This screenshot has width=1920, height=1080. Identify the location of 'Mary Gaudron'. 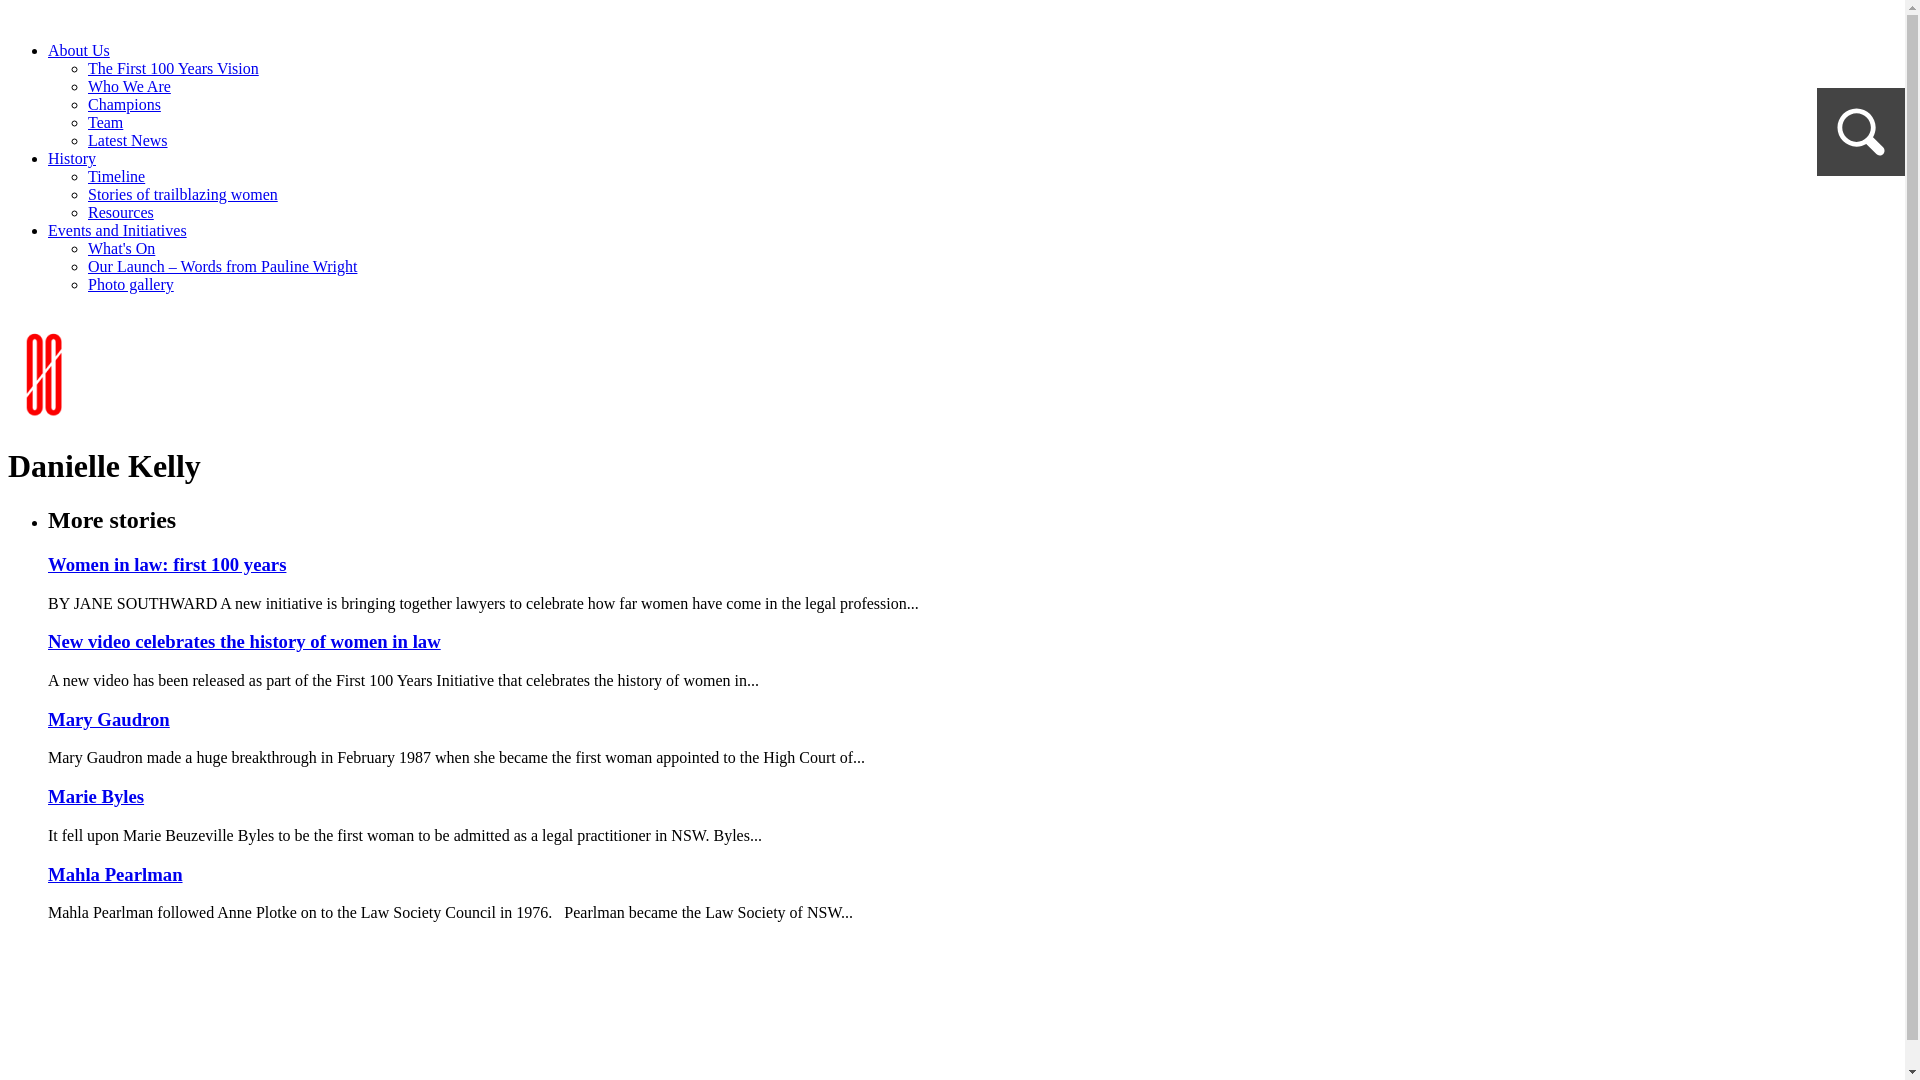
(108, 718).